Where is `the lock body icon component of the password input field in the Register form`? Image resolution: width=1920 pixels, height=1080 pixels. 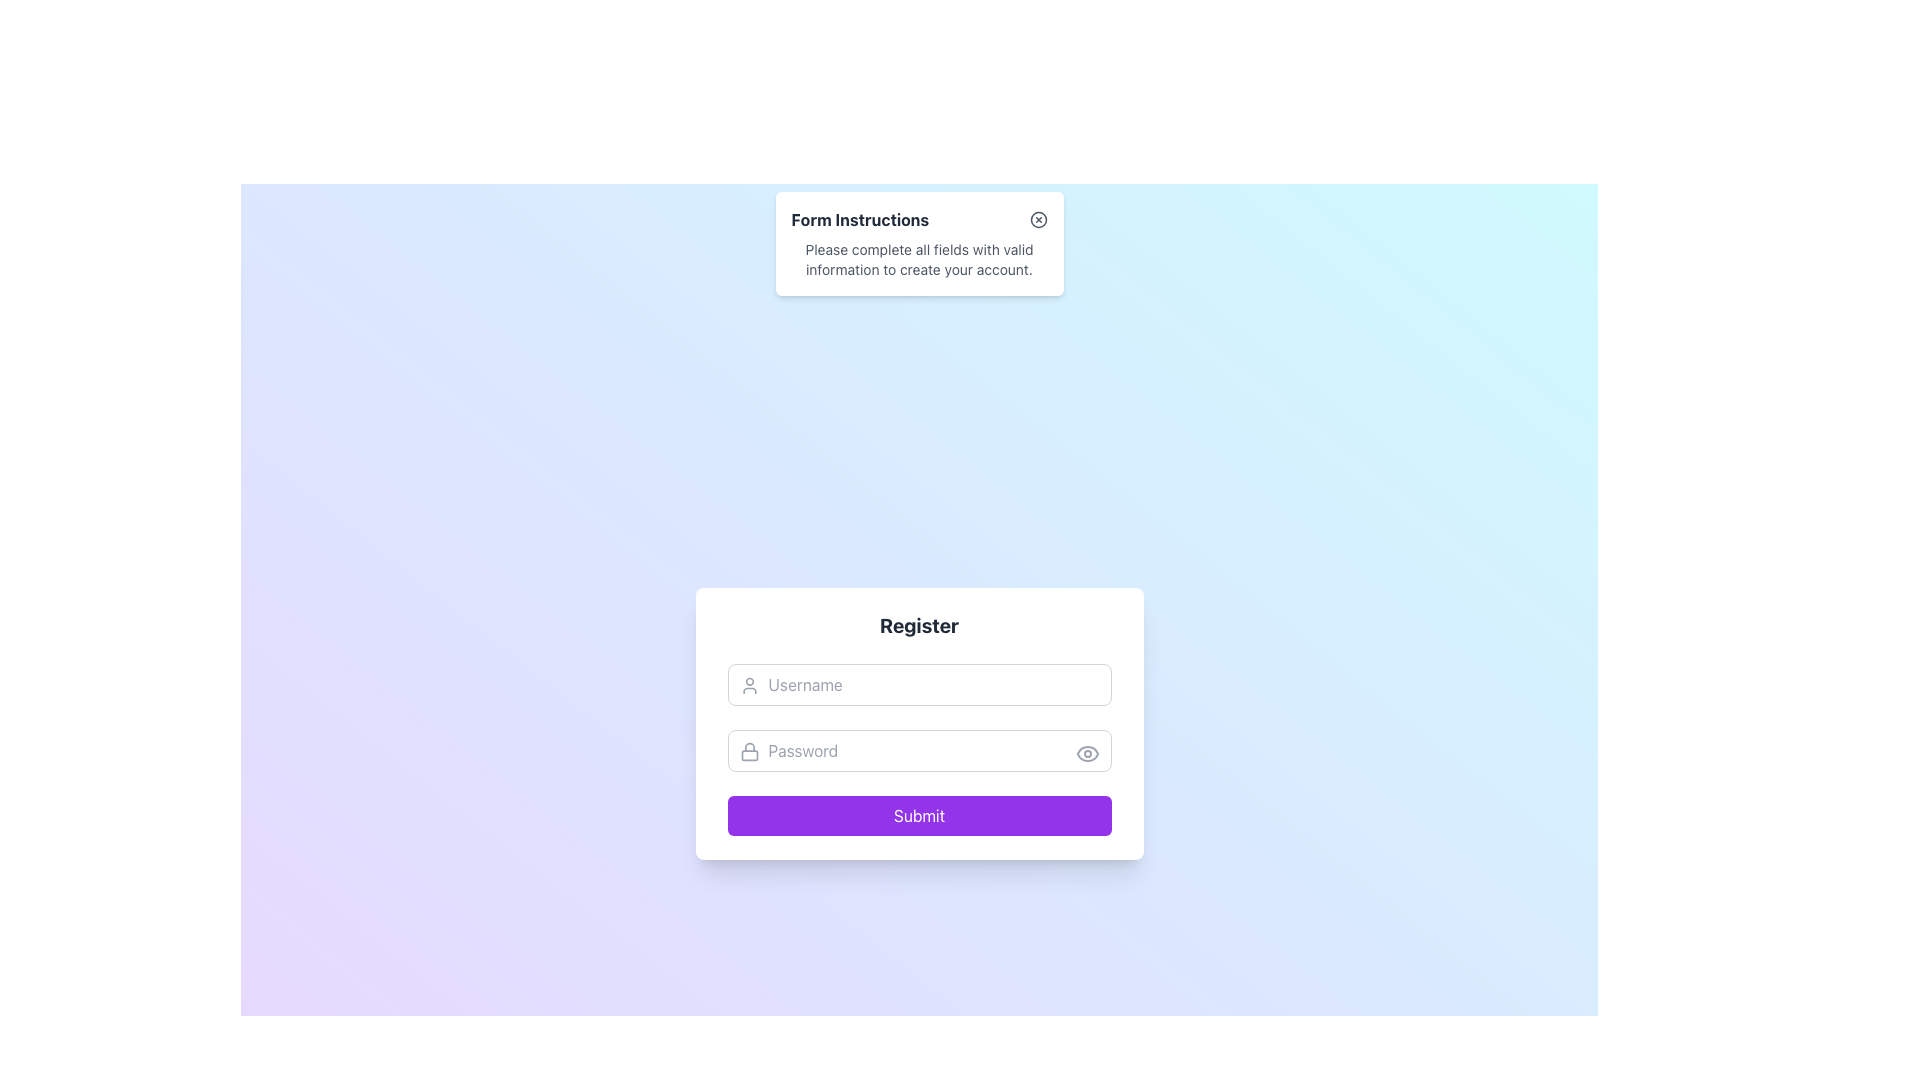
the lock body icon component of the password input field in the Register form is located at coordinates (748, 755).